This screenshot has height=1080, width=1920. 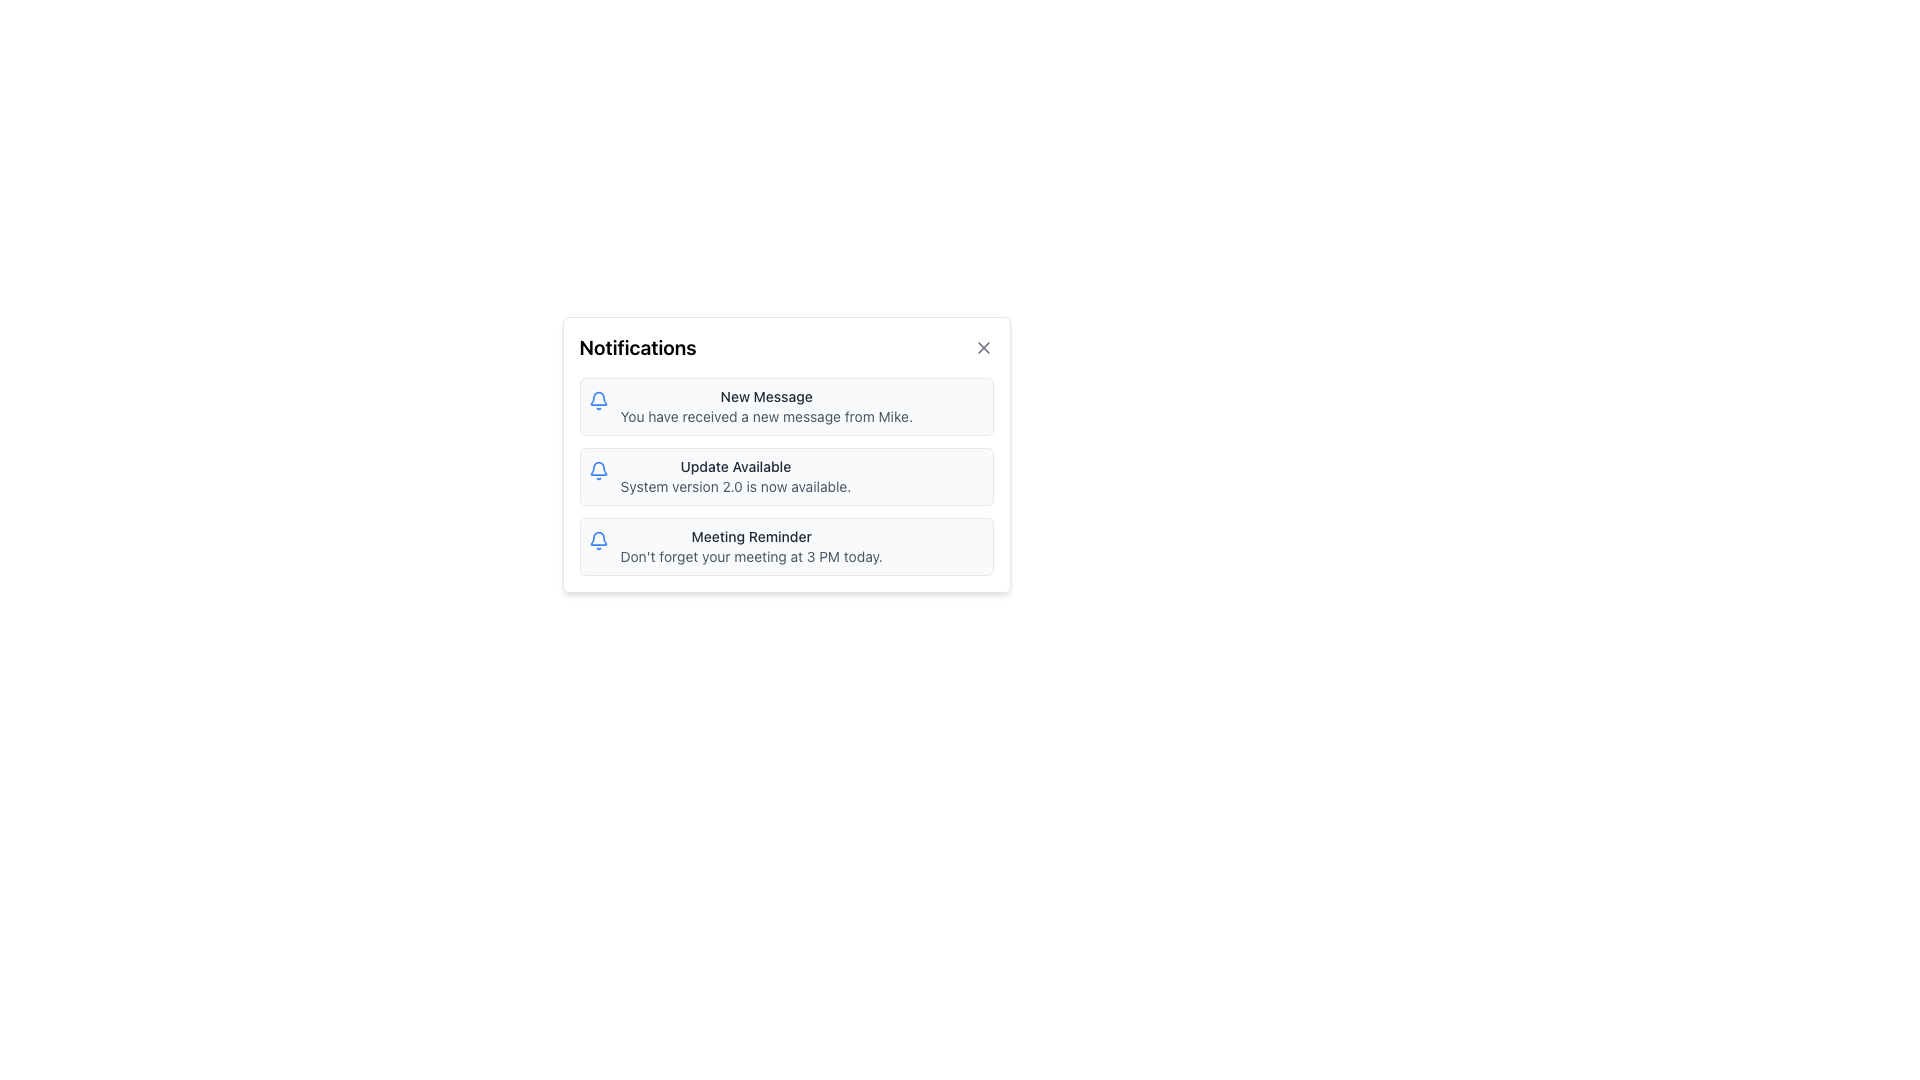 What do you see at coordinates (785, 455) in the screenshot?
I see `the middle notification item displaying 'Update Available' to acknowledge or open further details` at bounding box center [785, 455].